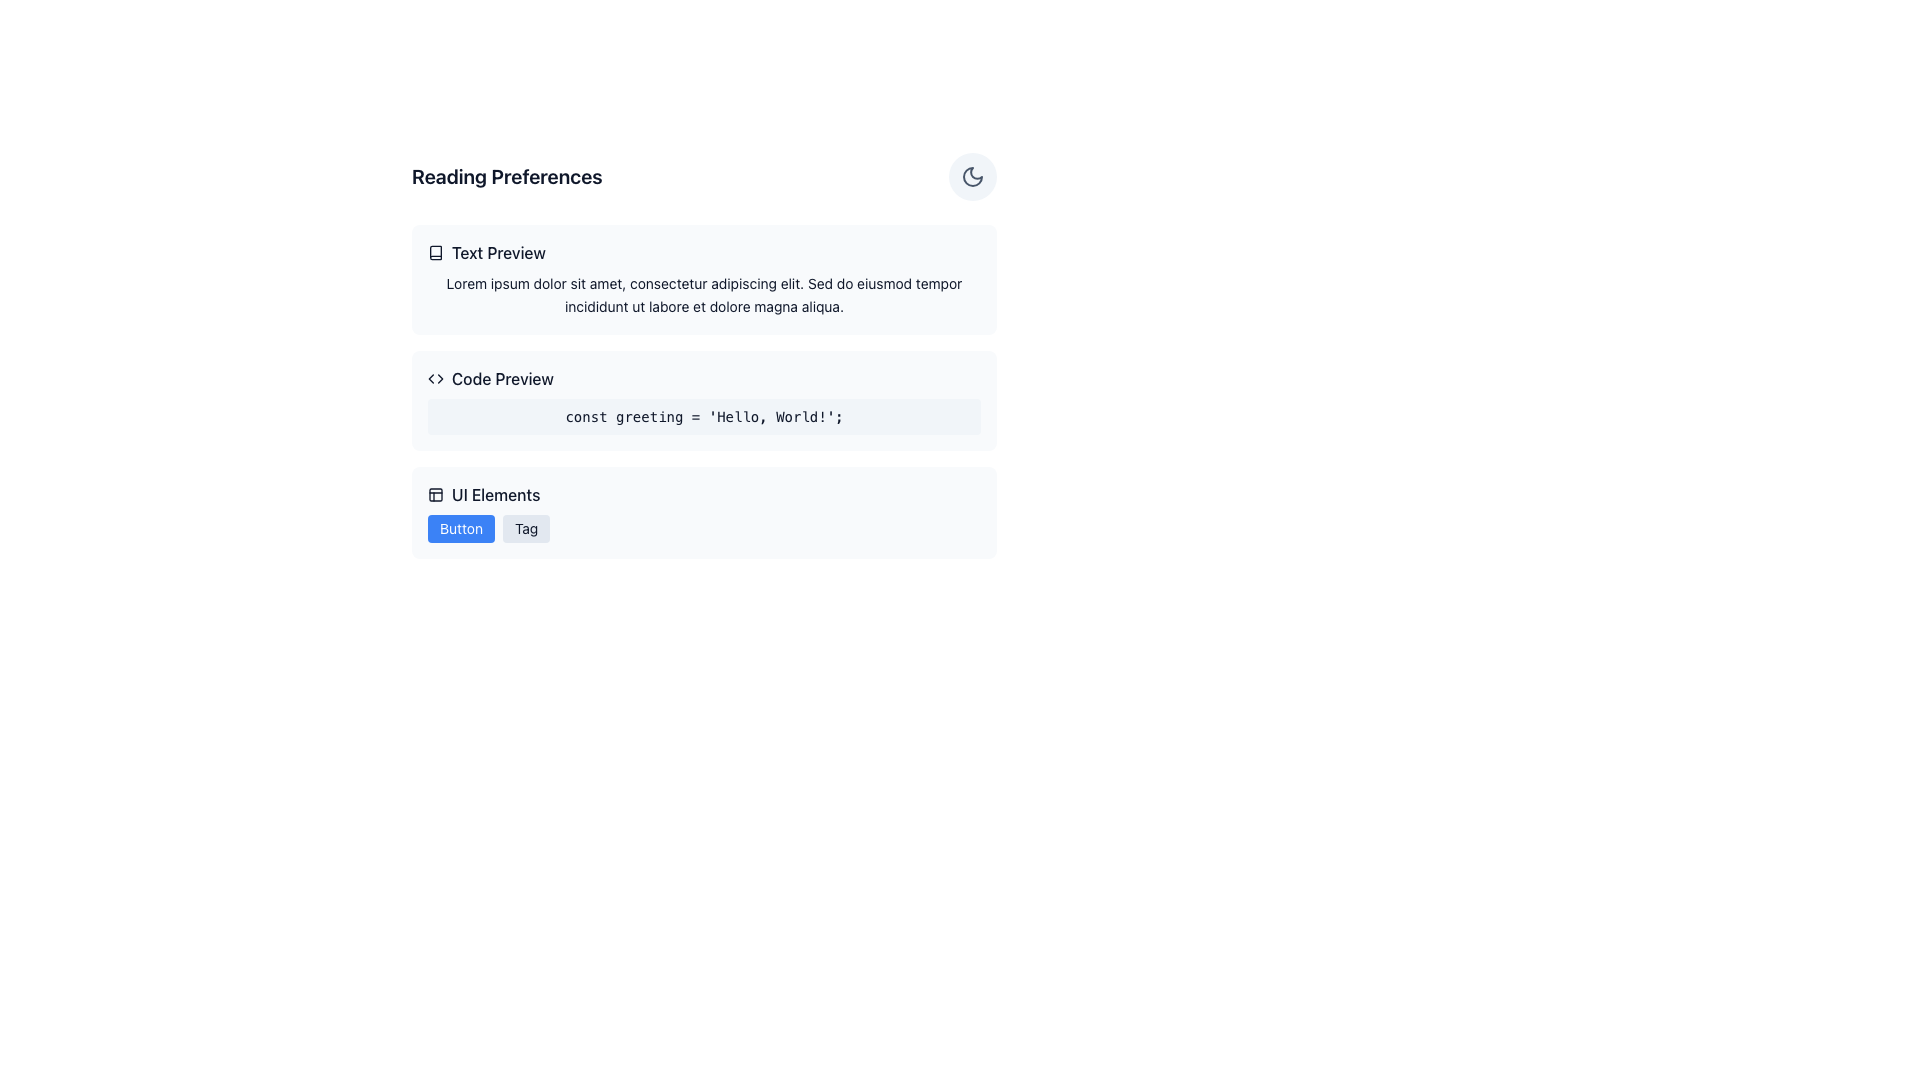  What do you see at coordinates (435, 494) in the screenshot?
I see `the icon representing the group titled 'UI Elements', which is located to the left of the text 'UI Elements'` at bounding box center [435, 494].